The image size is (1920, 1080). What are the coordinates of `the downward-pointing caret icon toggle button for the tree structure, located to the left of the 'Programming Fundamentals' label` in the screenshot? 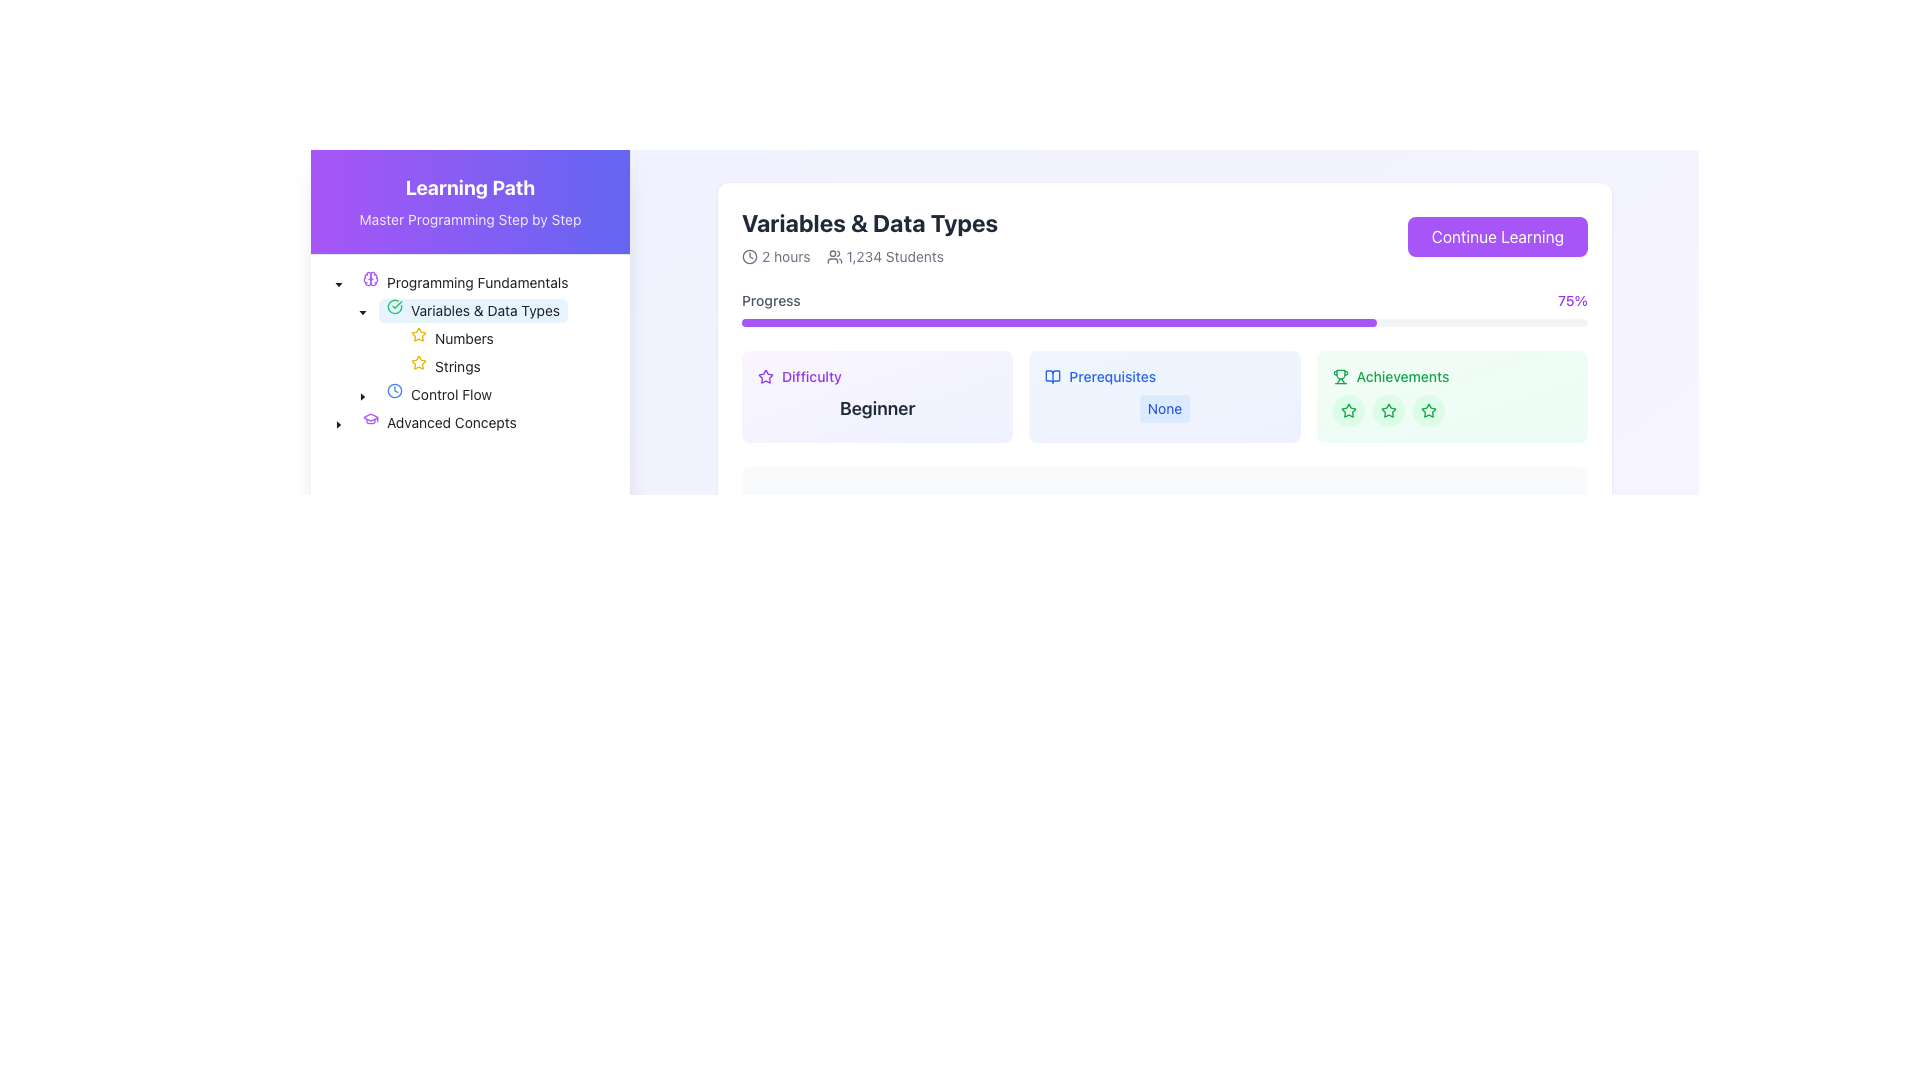 It's located at (339, 282).